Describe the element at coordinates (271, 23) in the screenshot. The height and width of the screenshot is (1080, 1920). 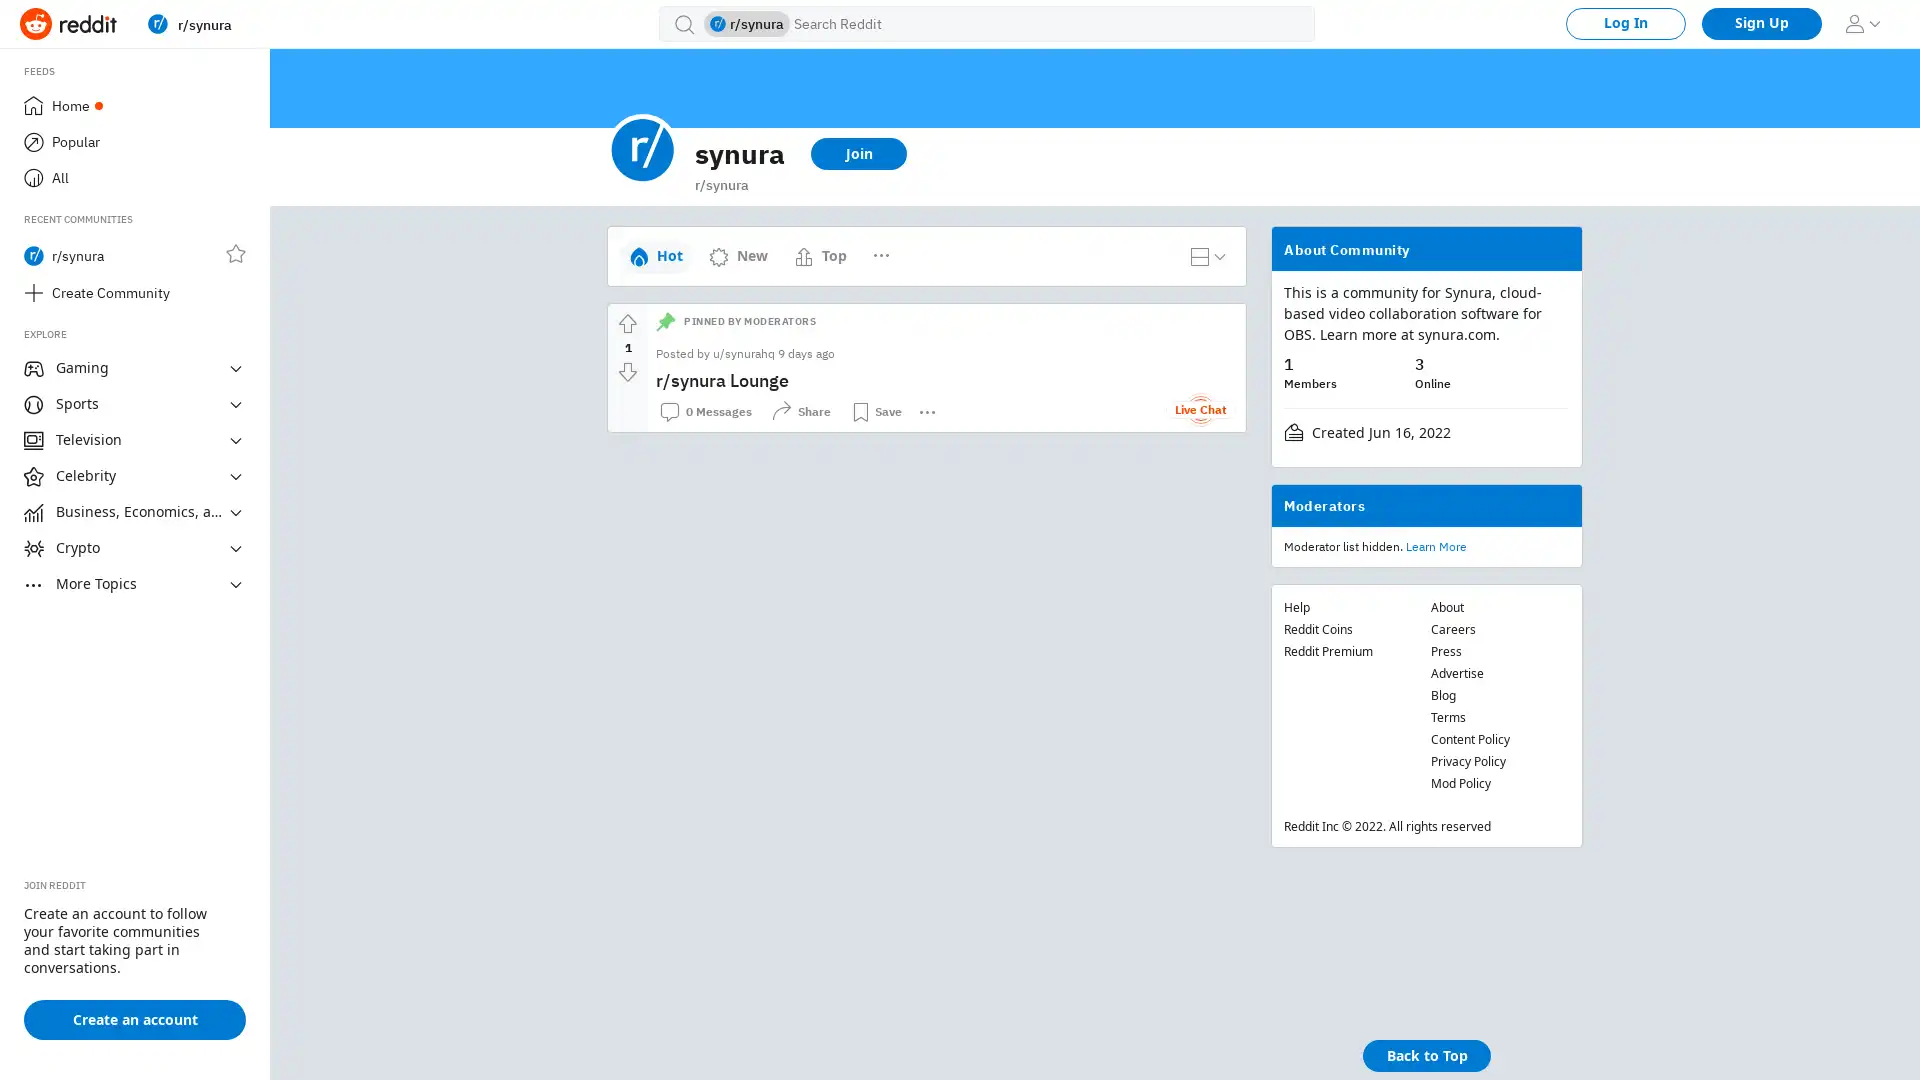
I see `r/synura` at that location.